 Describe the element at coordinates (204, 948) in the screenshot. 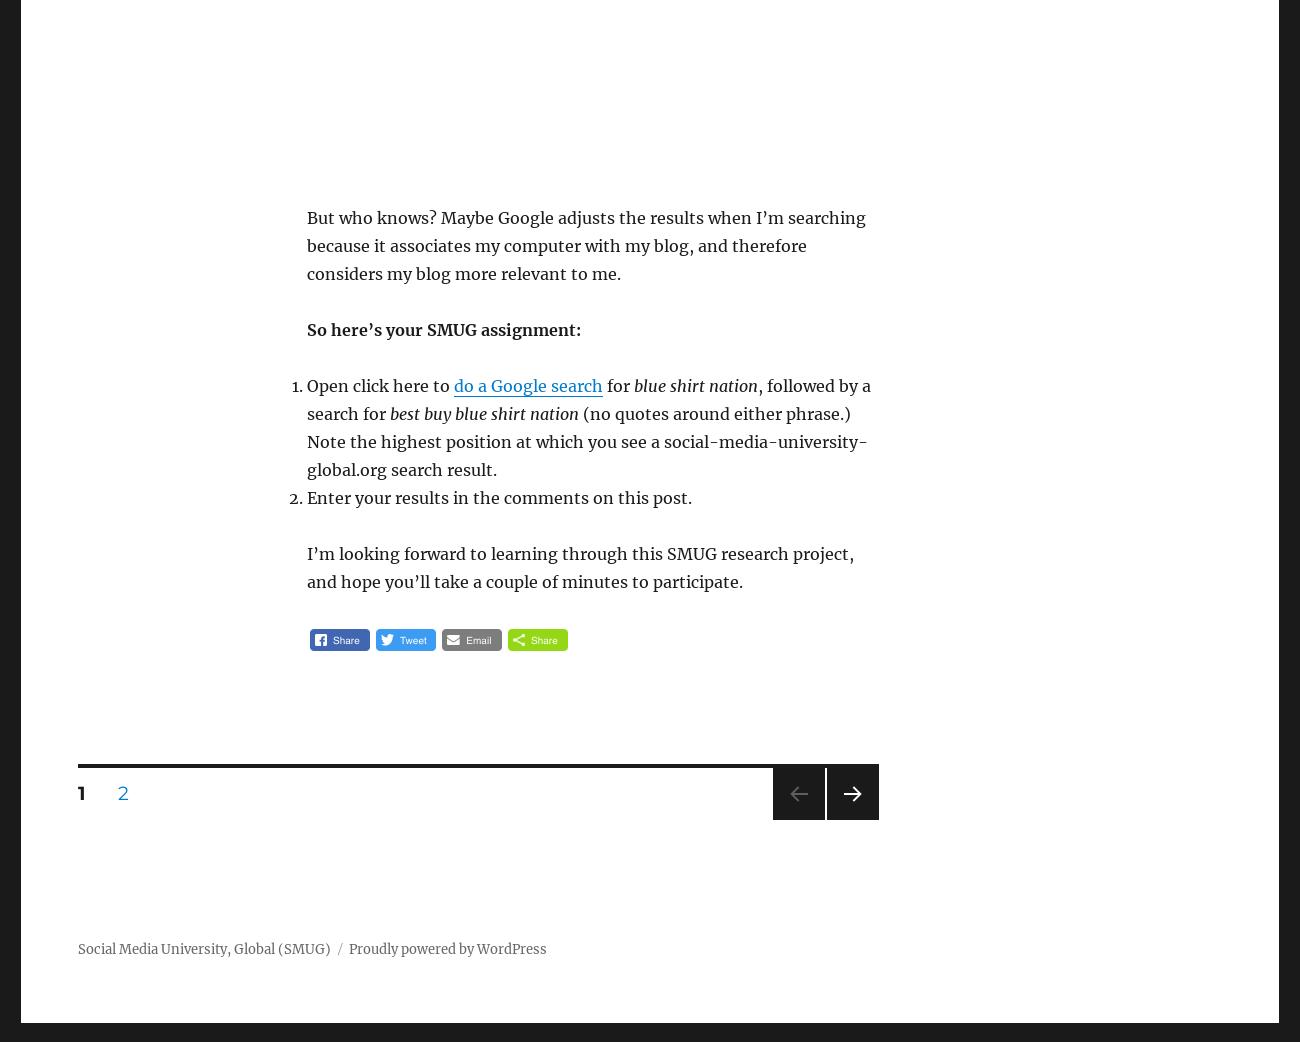

I see `'Social Media University, Global (SMUG)'` at that location.